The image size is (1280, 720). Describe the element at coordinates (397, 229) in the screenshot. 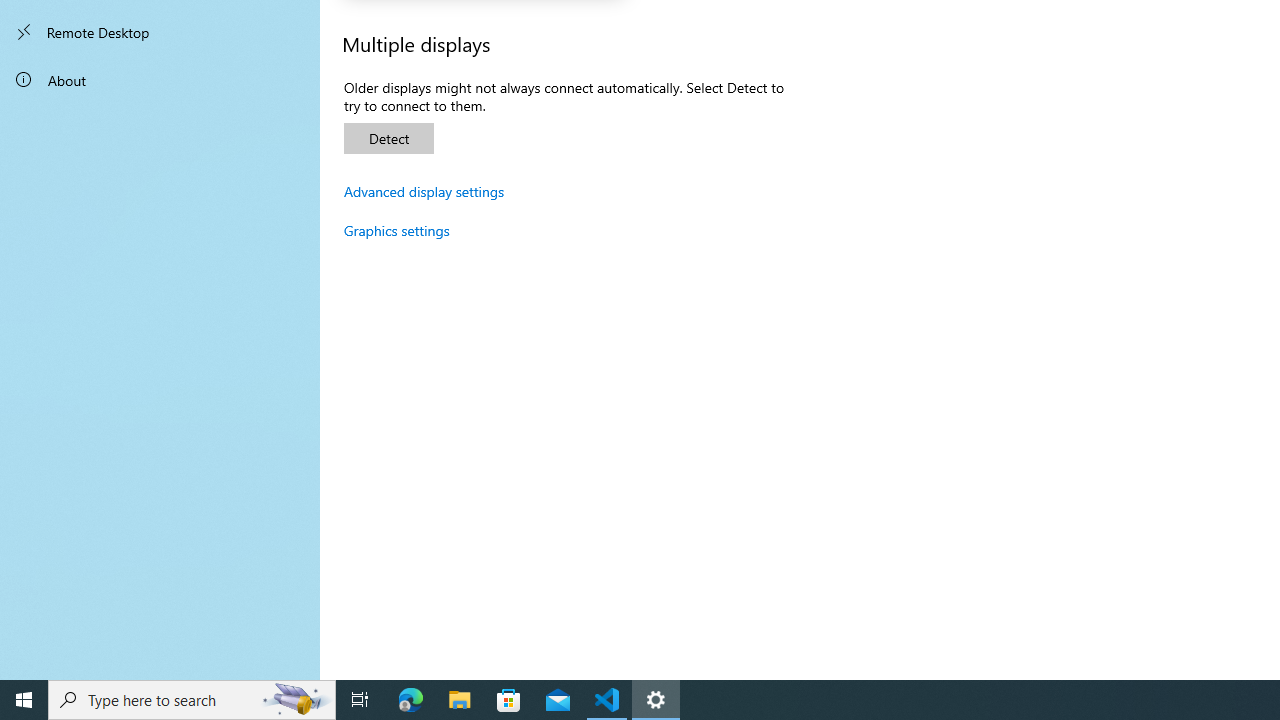

I see `'Graphics settings'` at that location.